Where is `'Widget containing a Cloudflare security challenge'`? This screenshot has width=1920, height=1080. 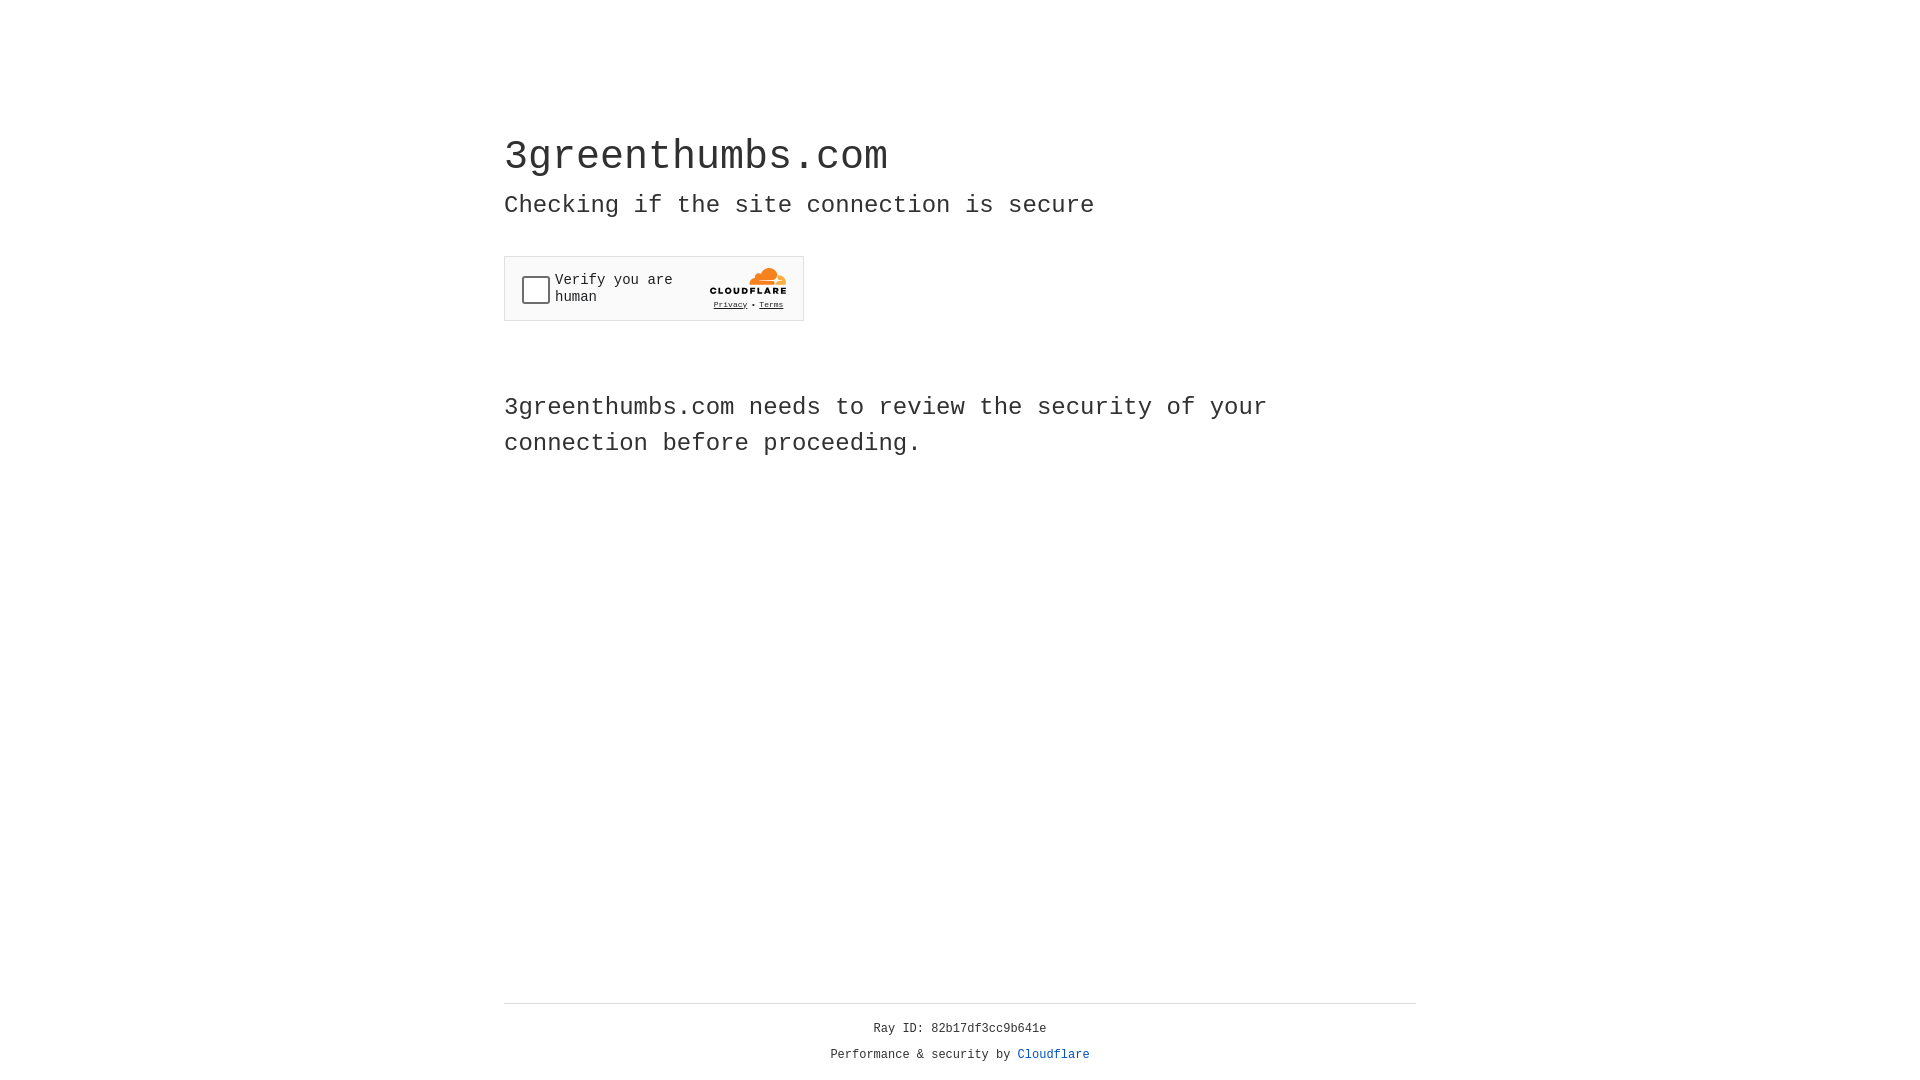
'Widget containing a Cloudflare security challenge' is located at coordinates (653, 288).